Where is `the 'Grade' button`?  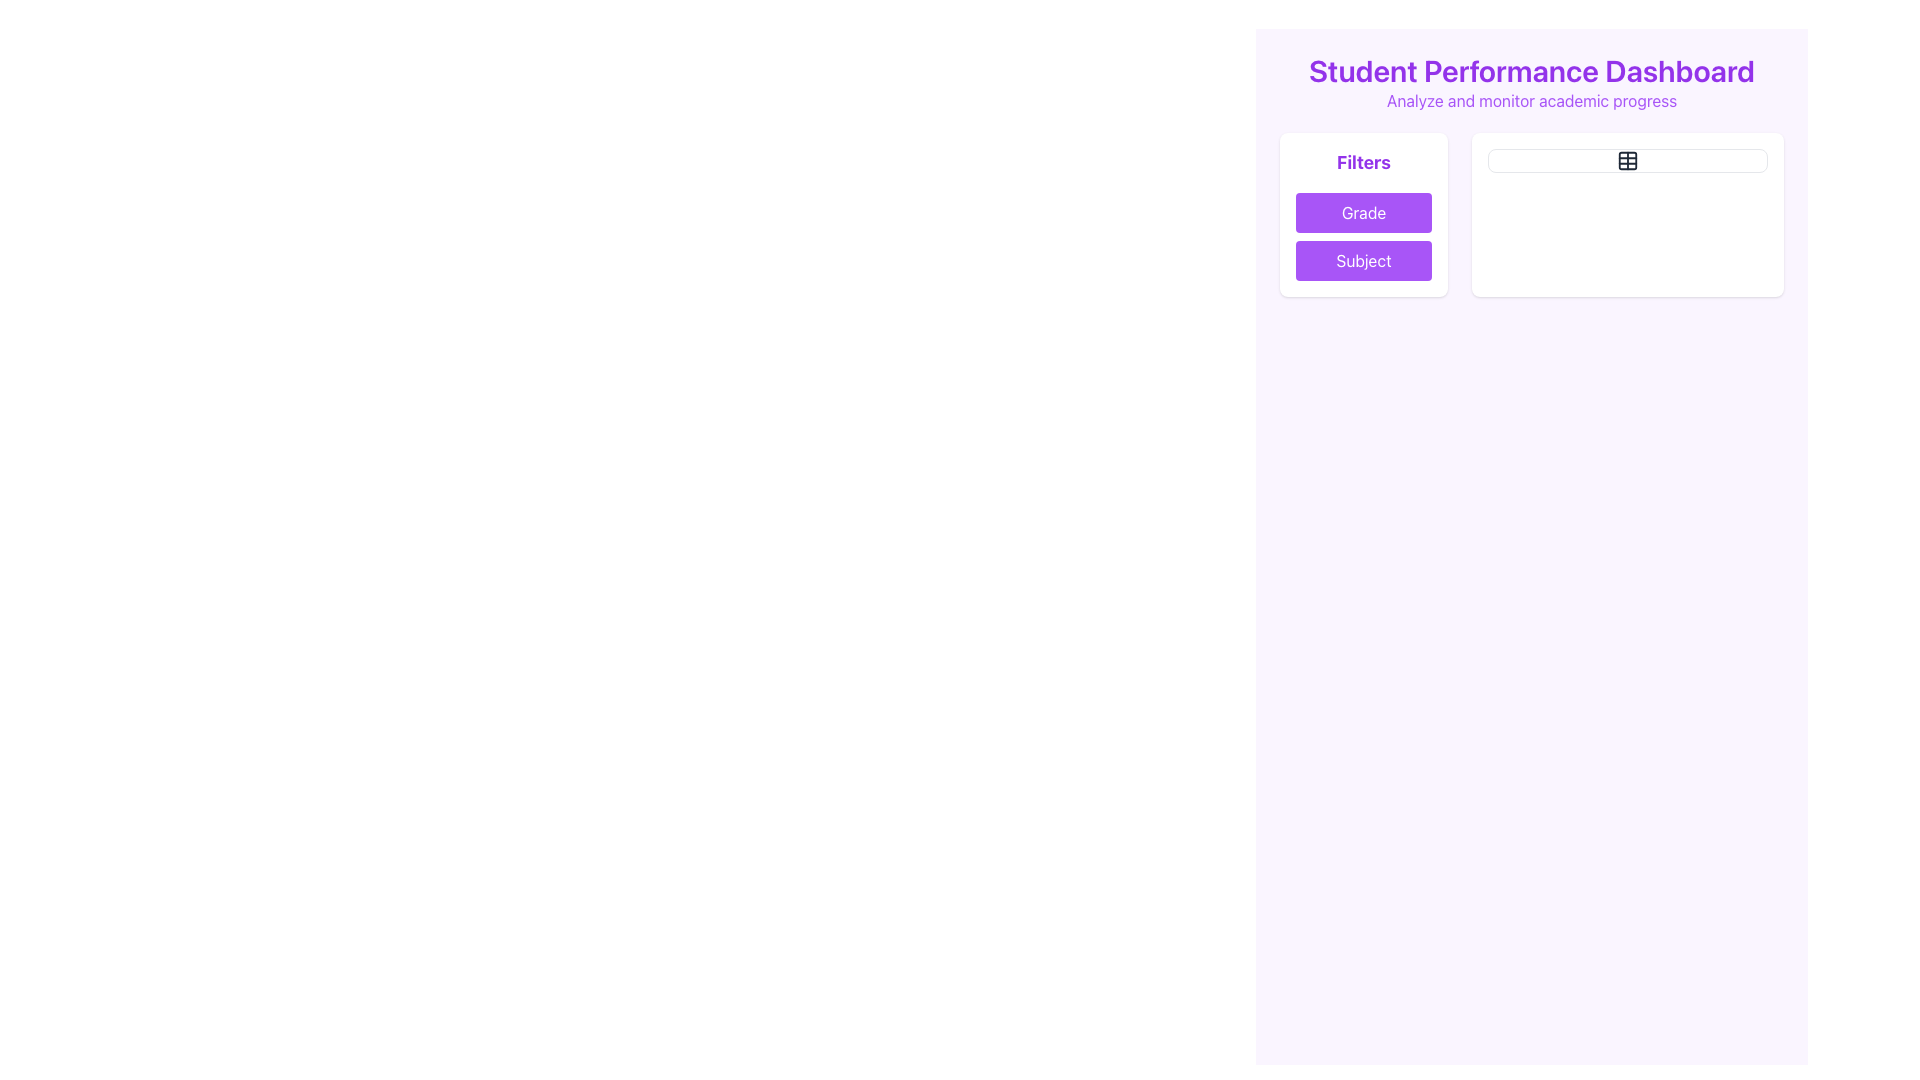 the 'Grade' button is located at coordinates (1362, 212).